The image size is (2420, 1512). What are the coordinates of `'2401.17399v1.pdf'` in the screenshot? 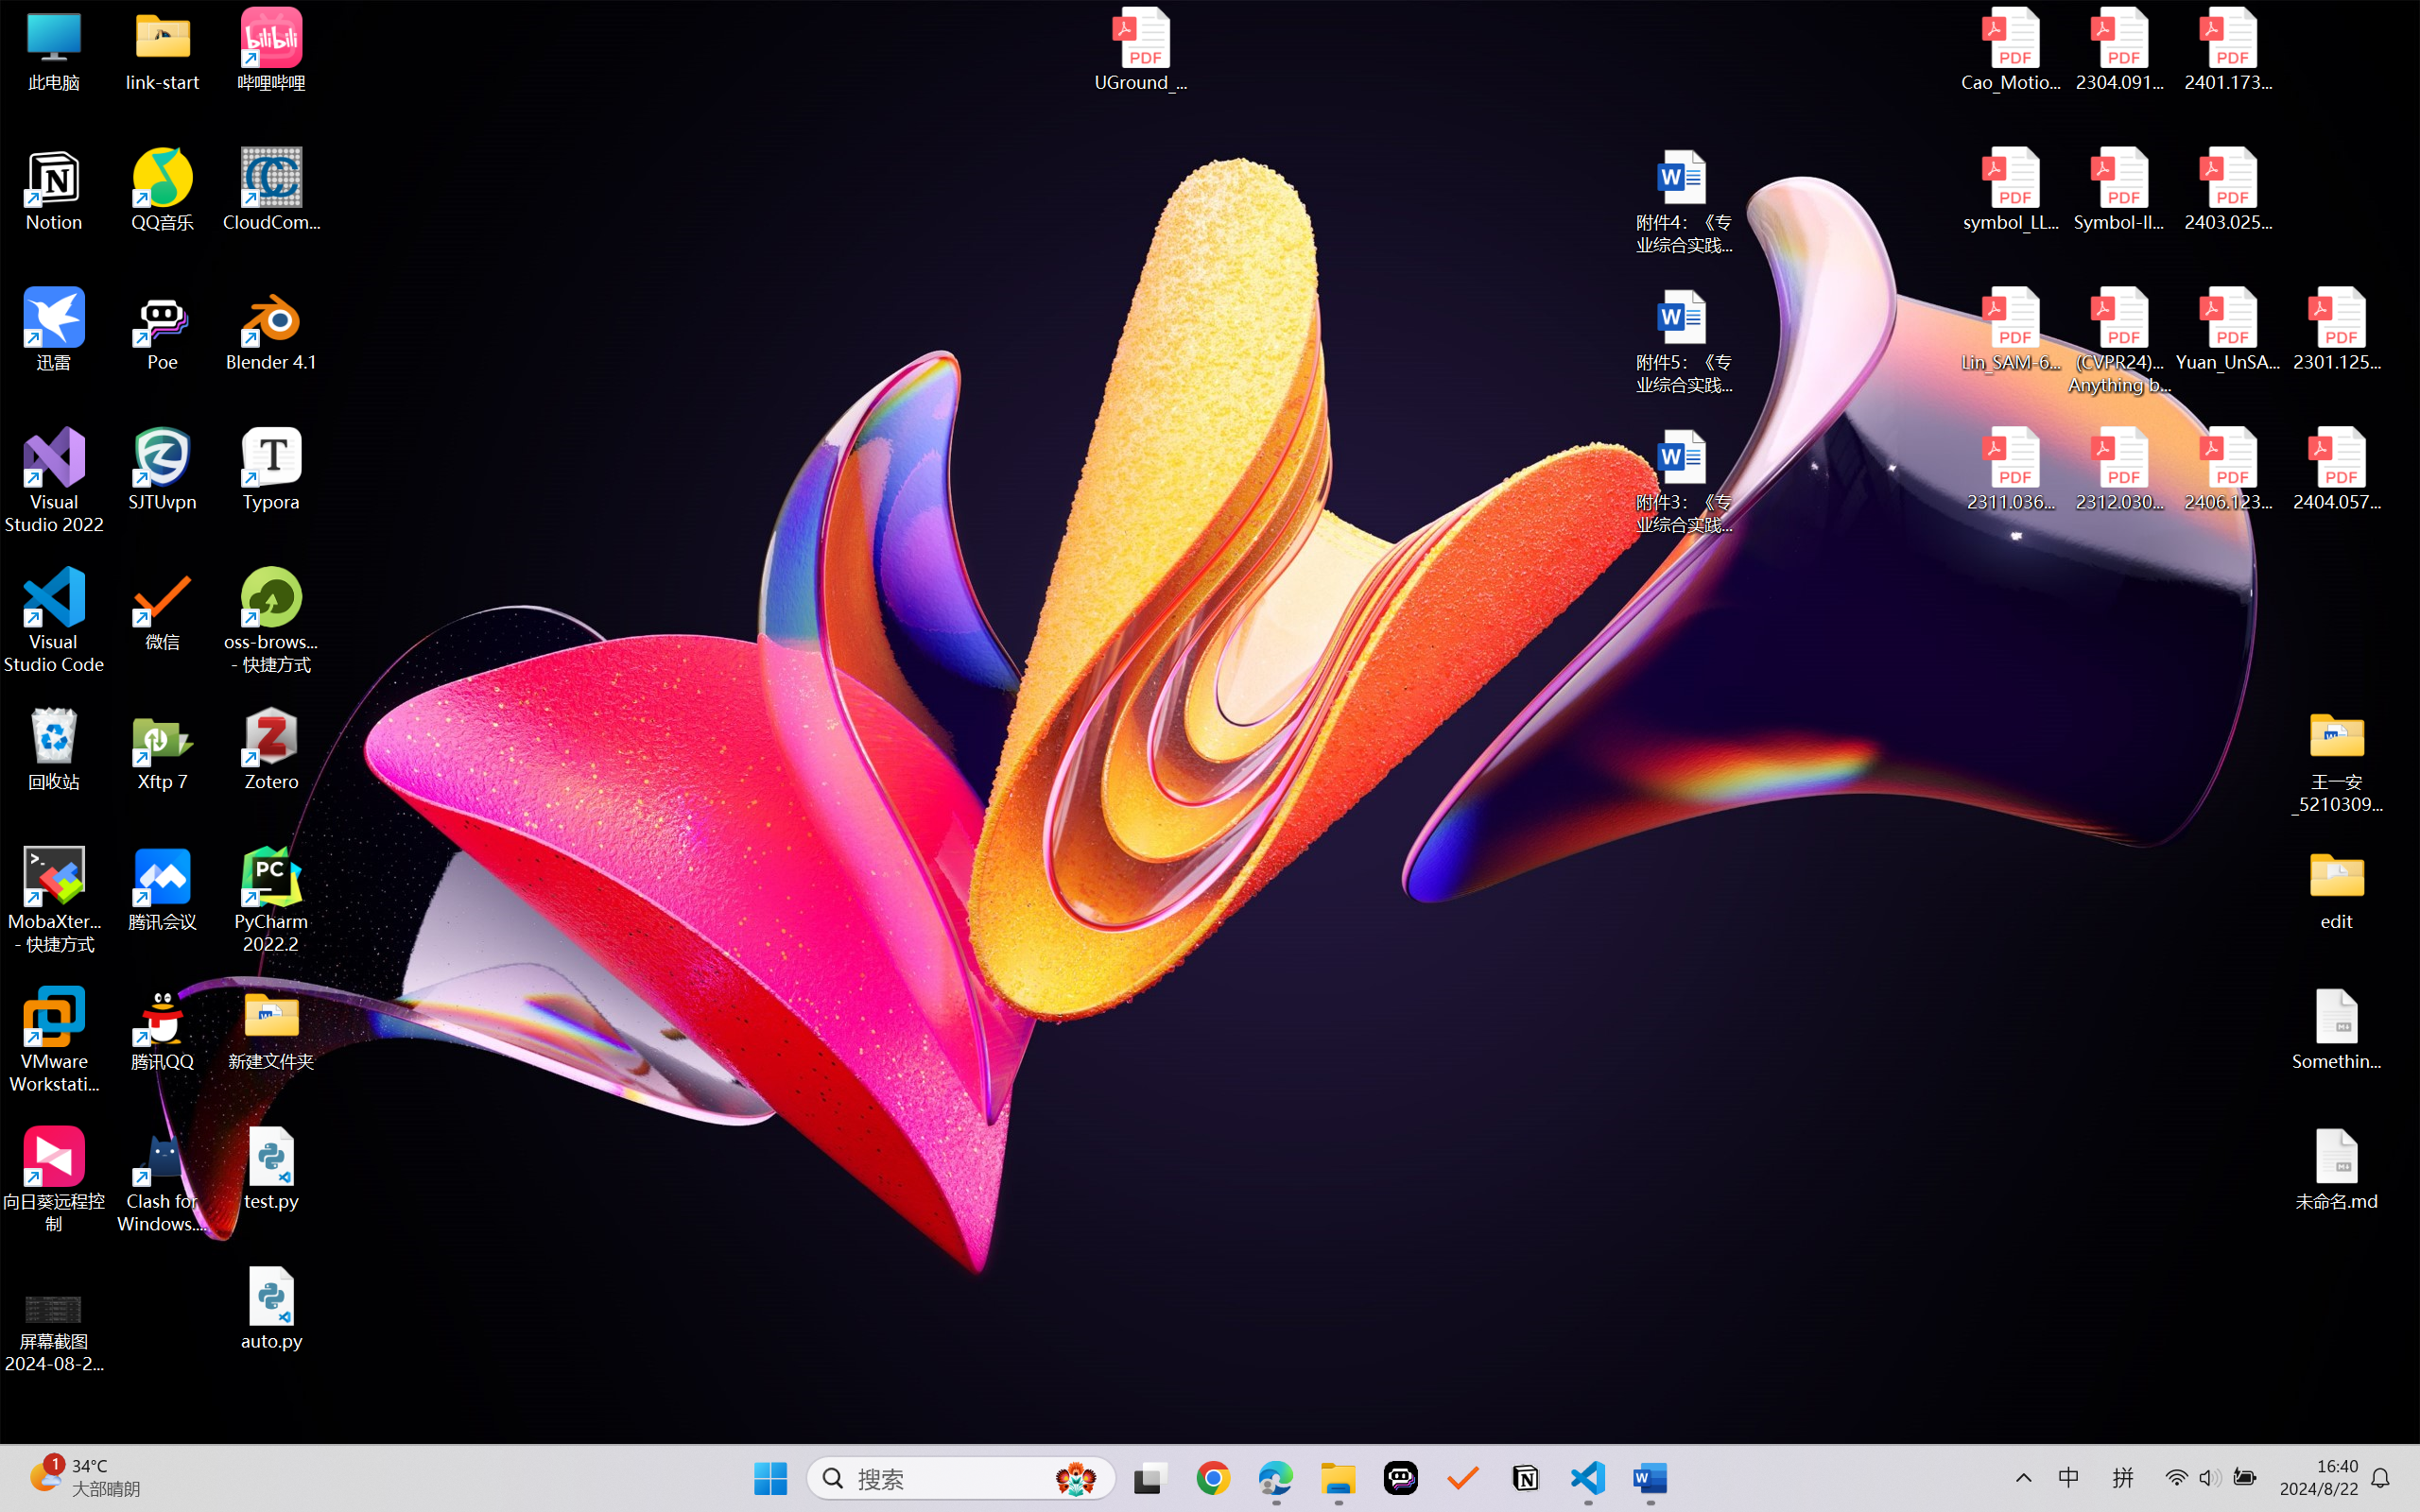 It's located at (2226, 49).